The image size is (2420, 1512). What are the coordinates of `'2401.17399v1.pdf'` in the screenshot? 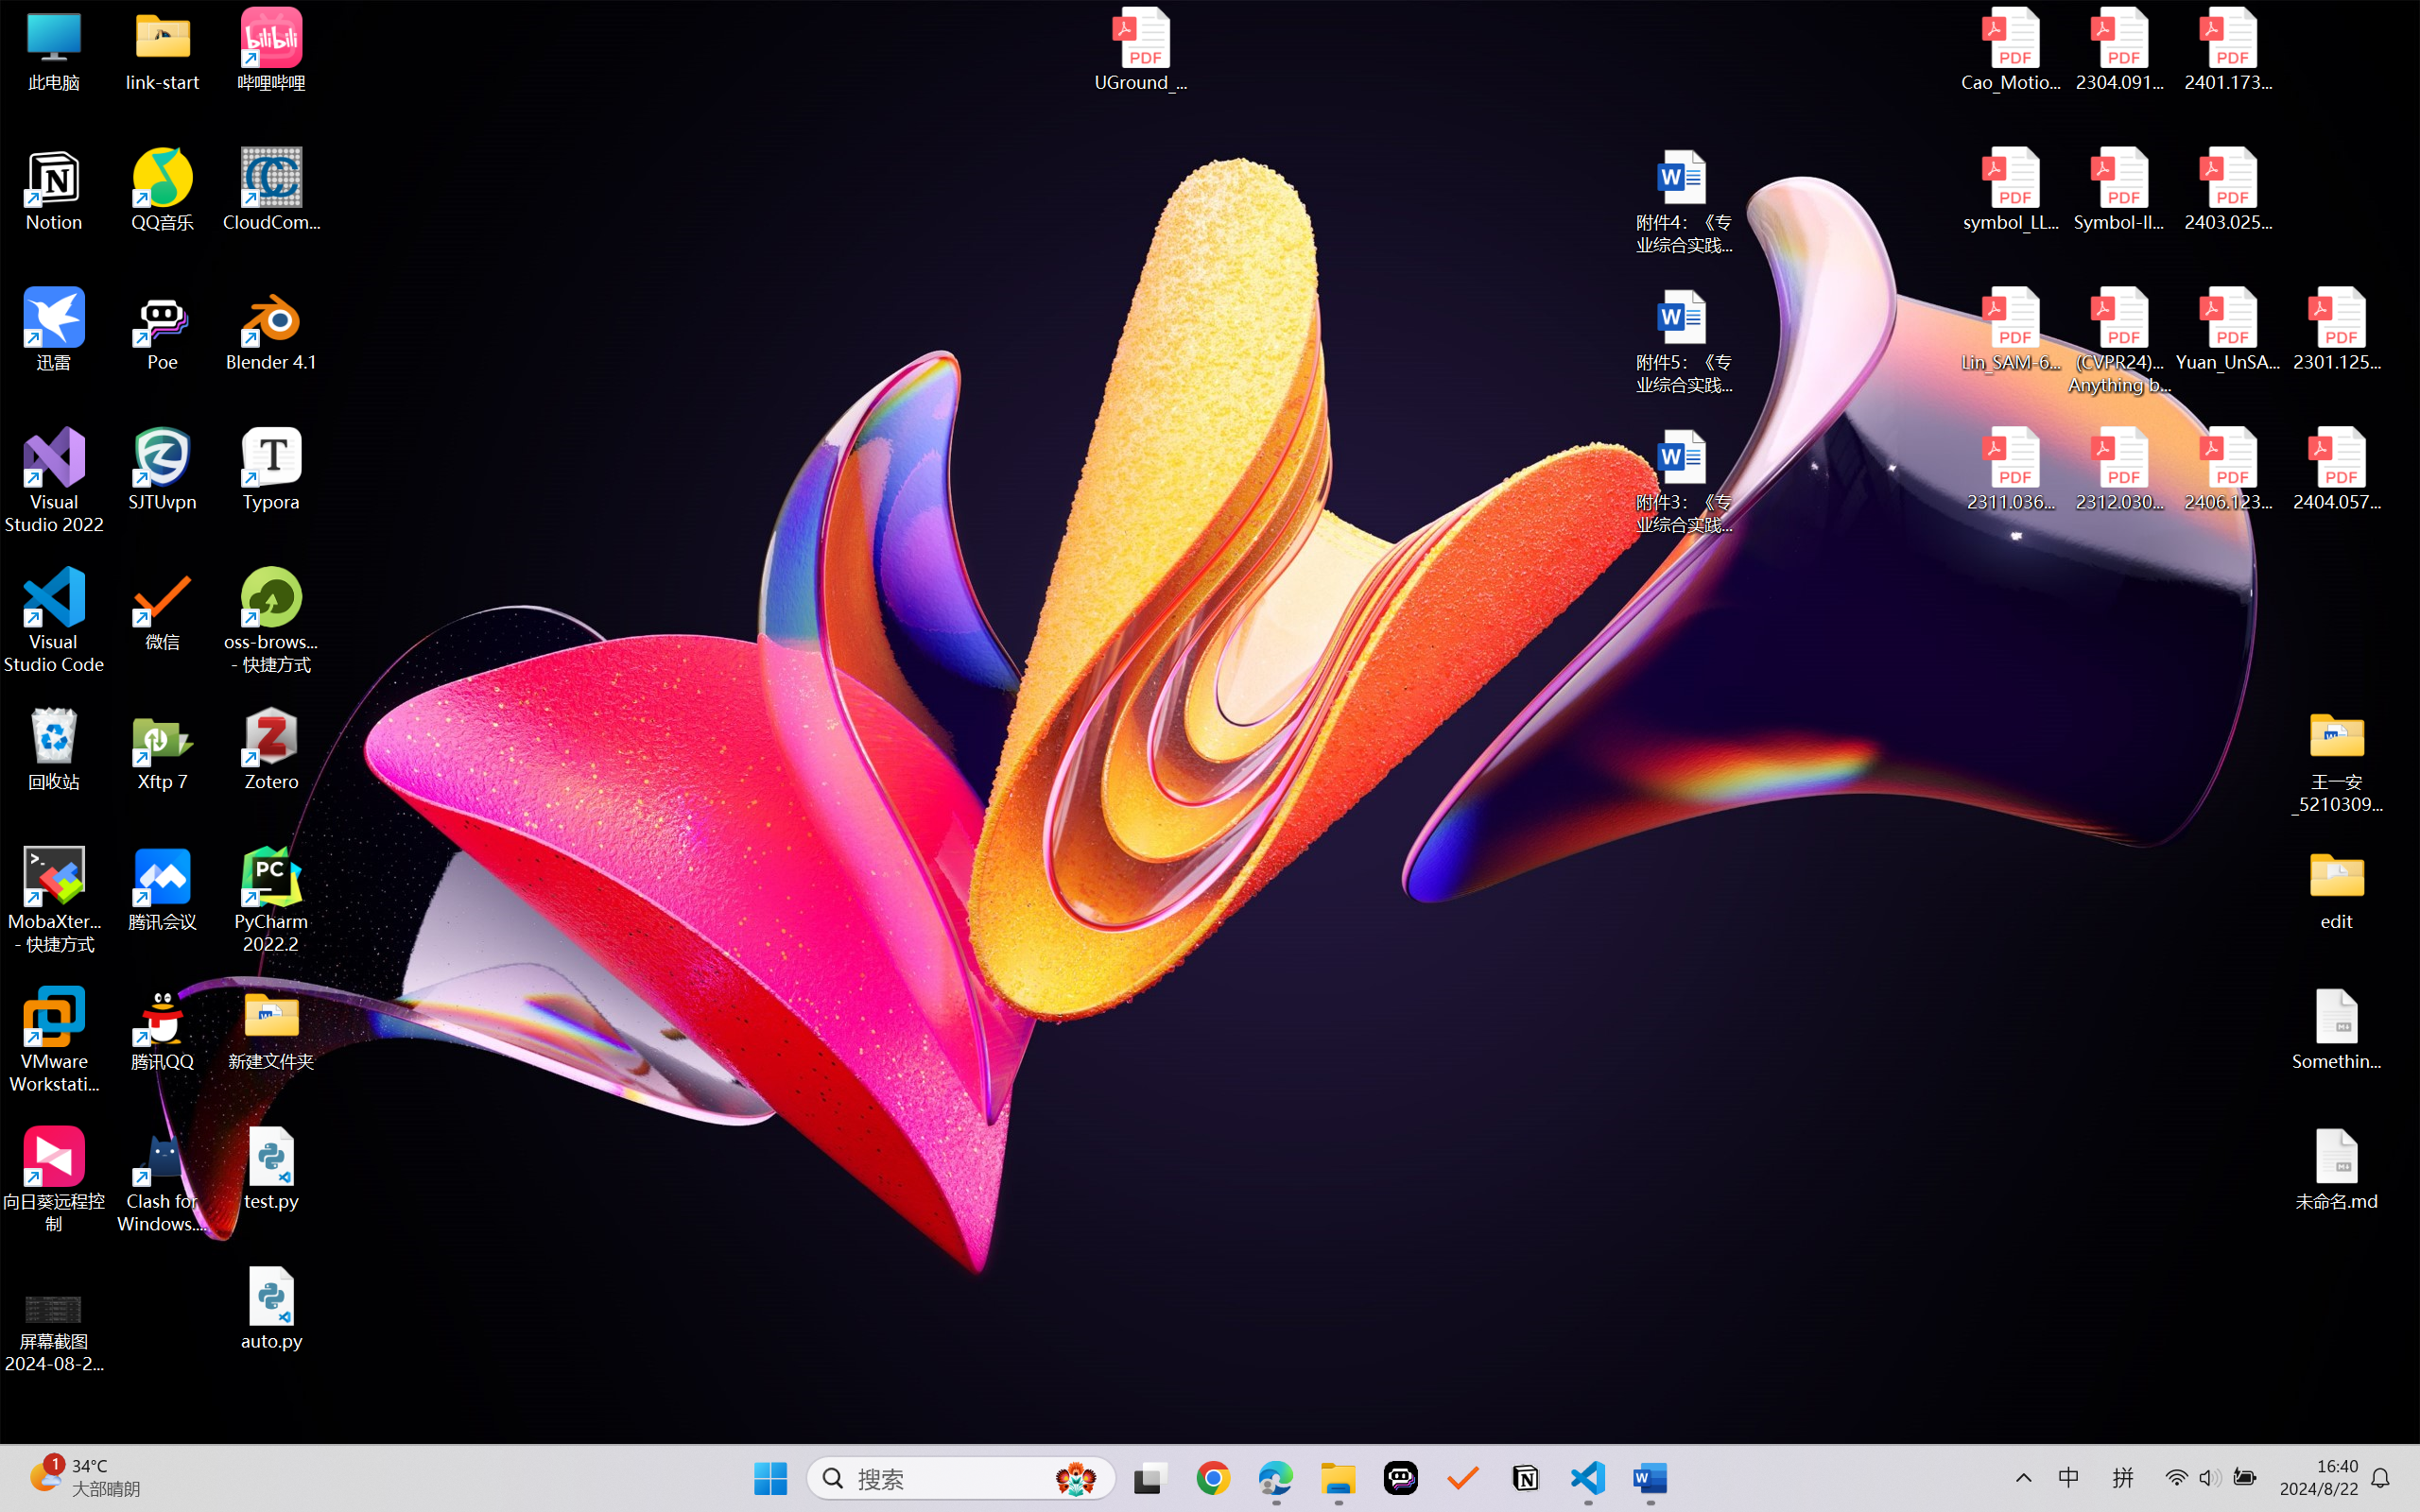 It's located at (2226, 49).